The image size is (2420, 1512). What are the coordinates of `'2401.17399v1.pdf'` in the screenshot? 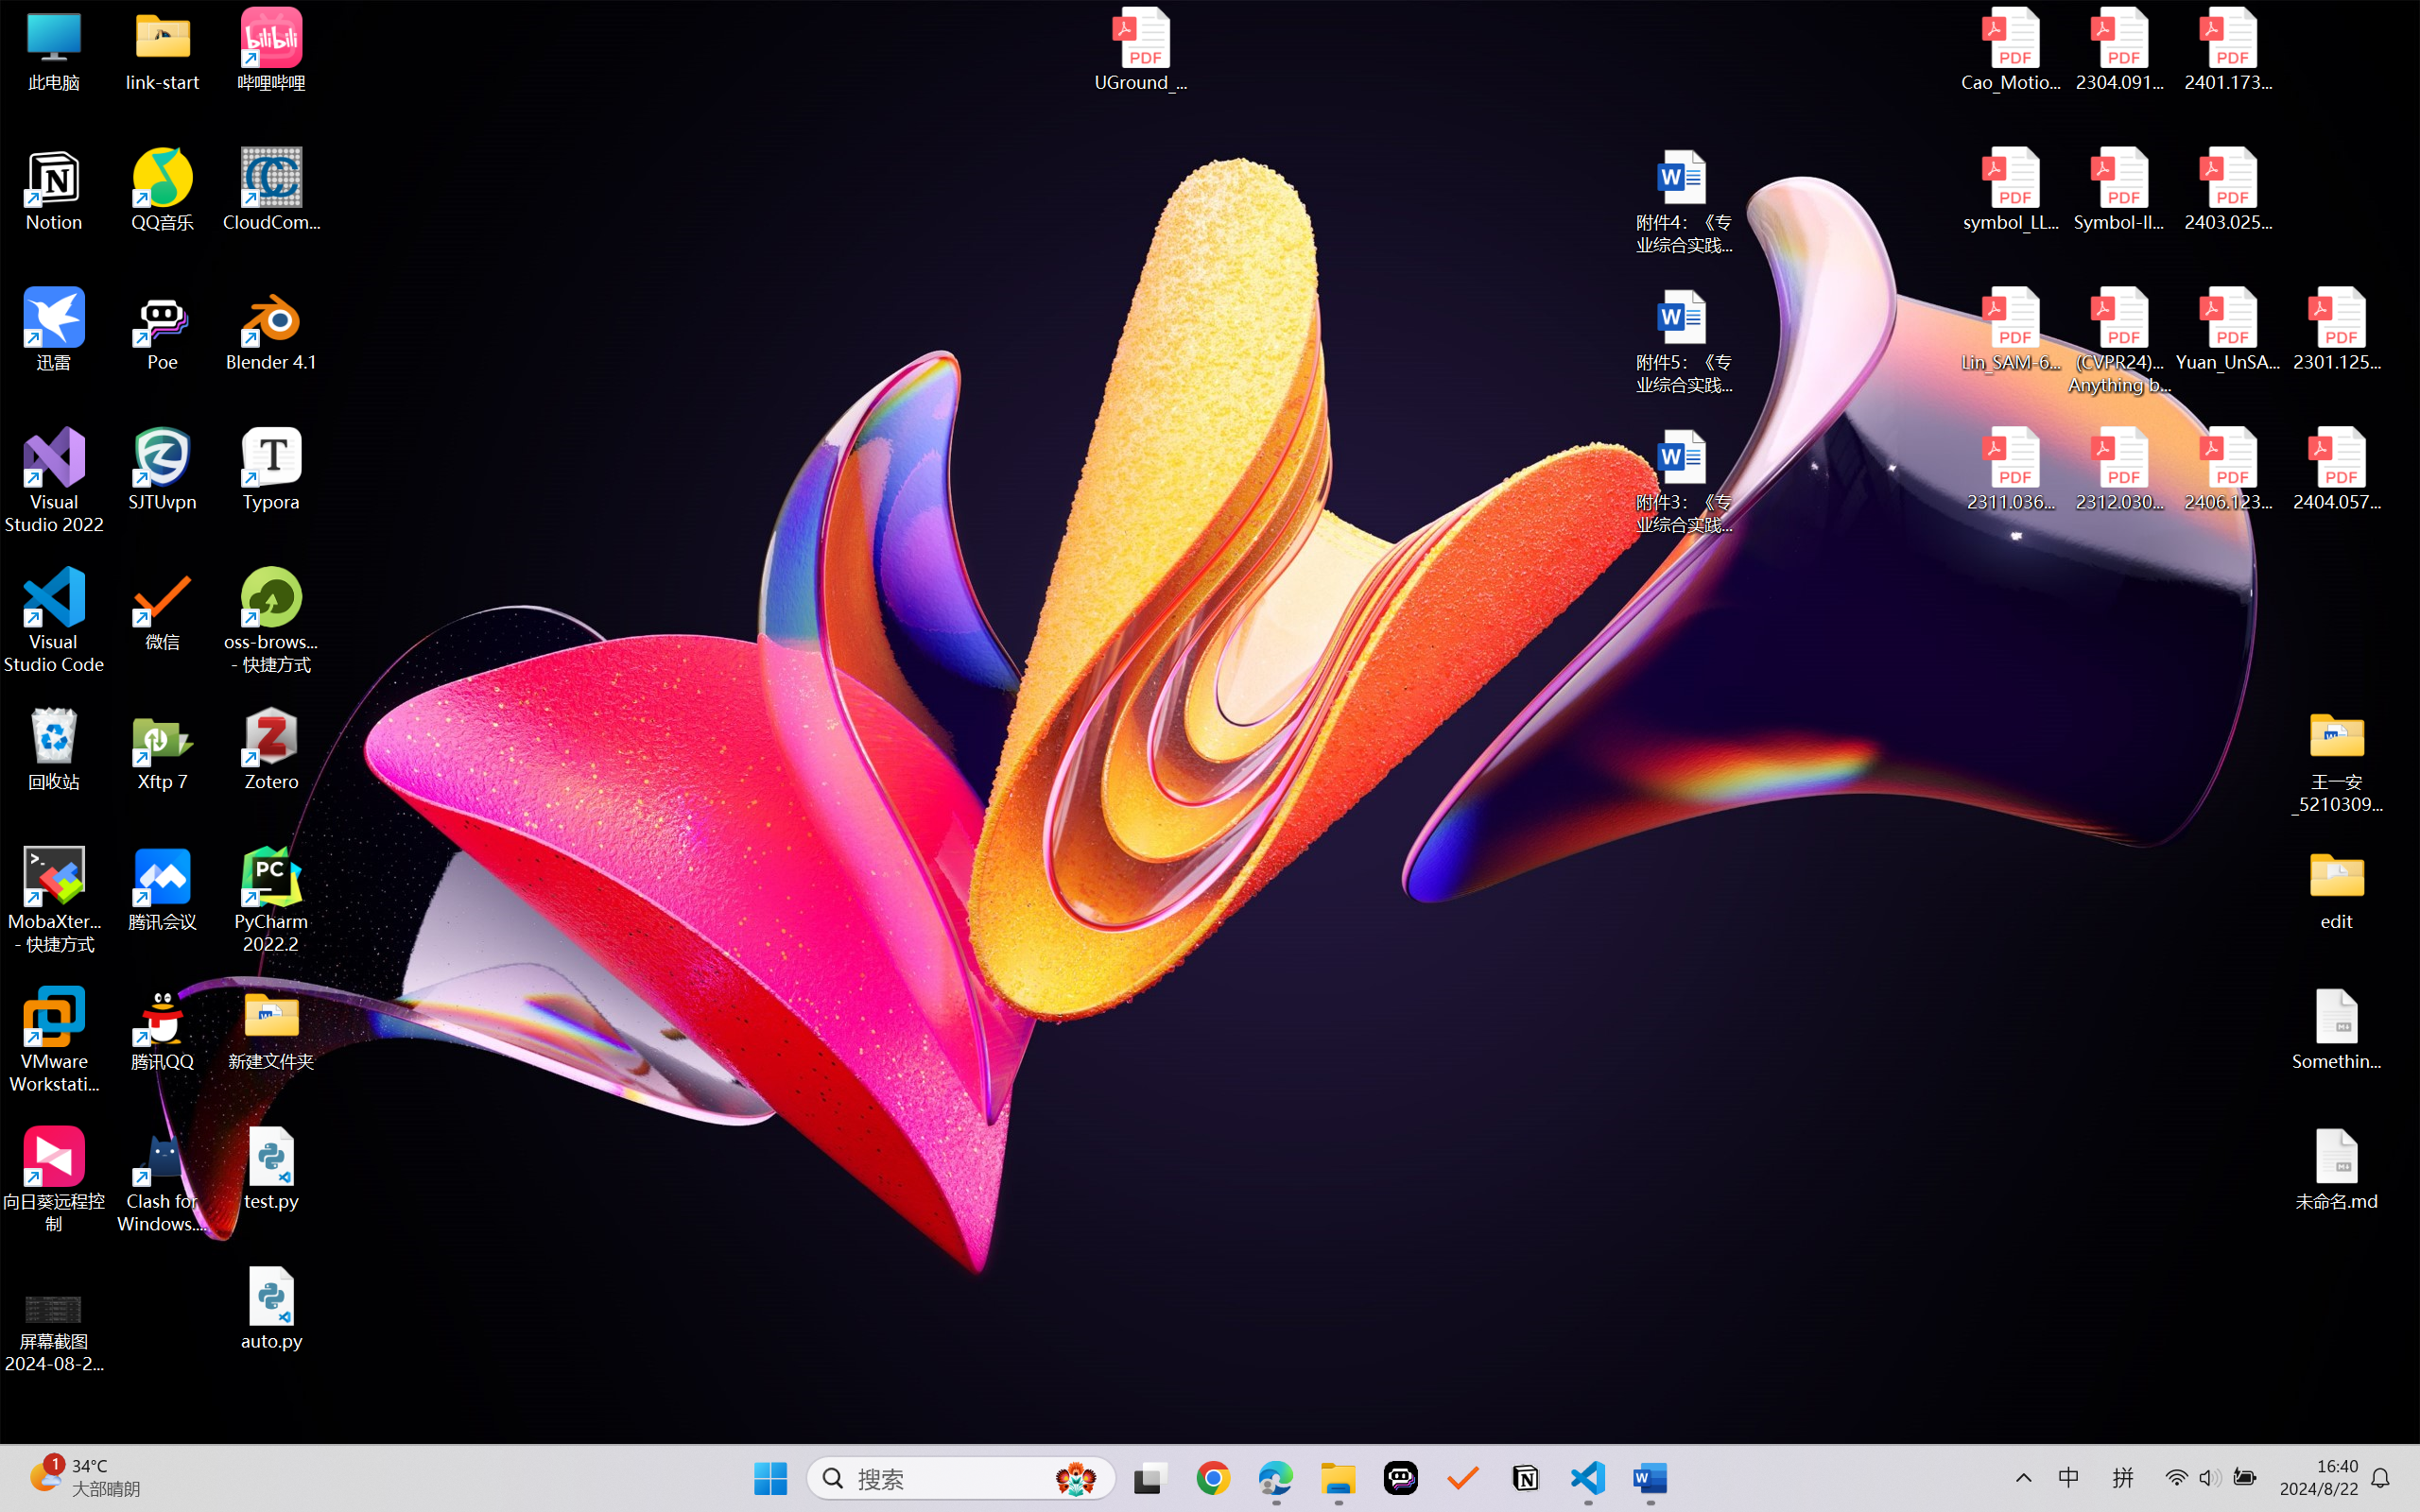 It's located at (2226, 49).